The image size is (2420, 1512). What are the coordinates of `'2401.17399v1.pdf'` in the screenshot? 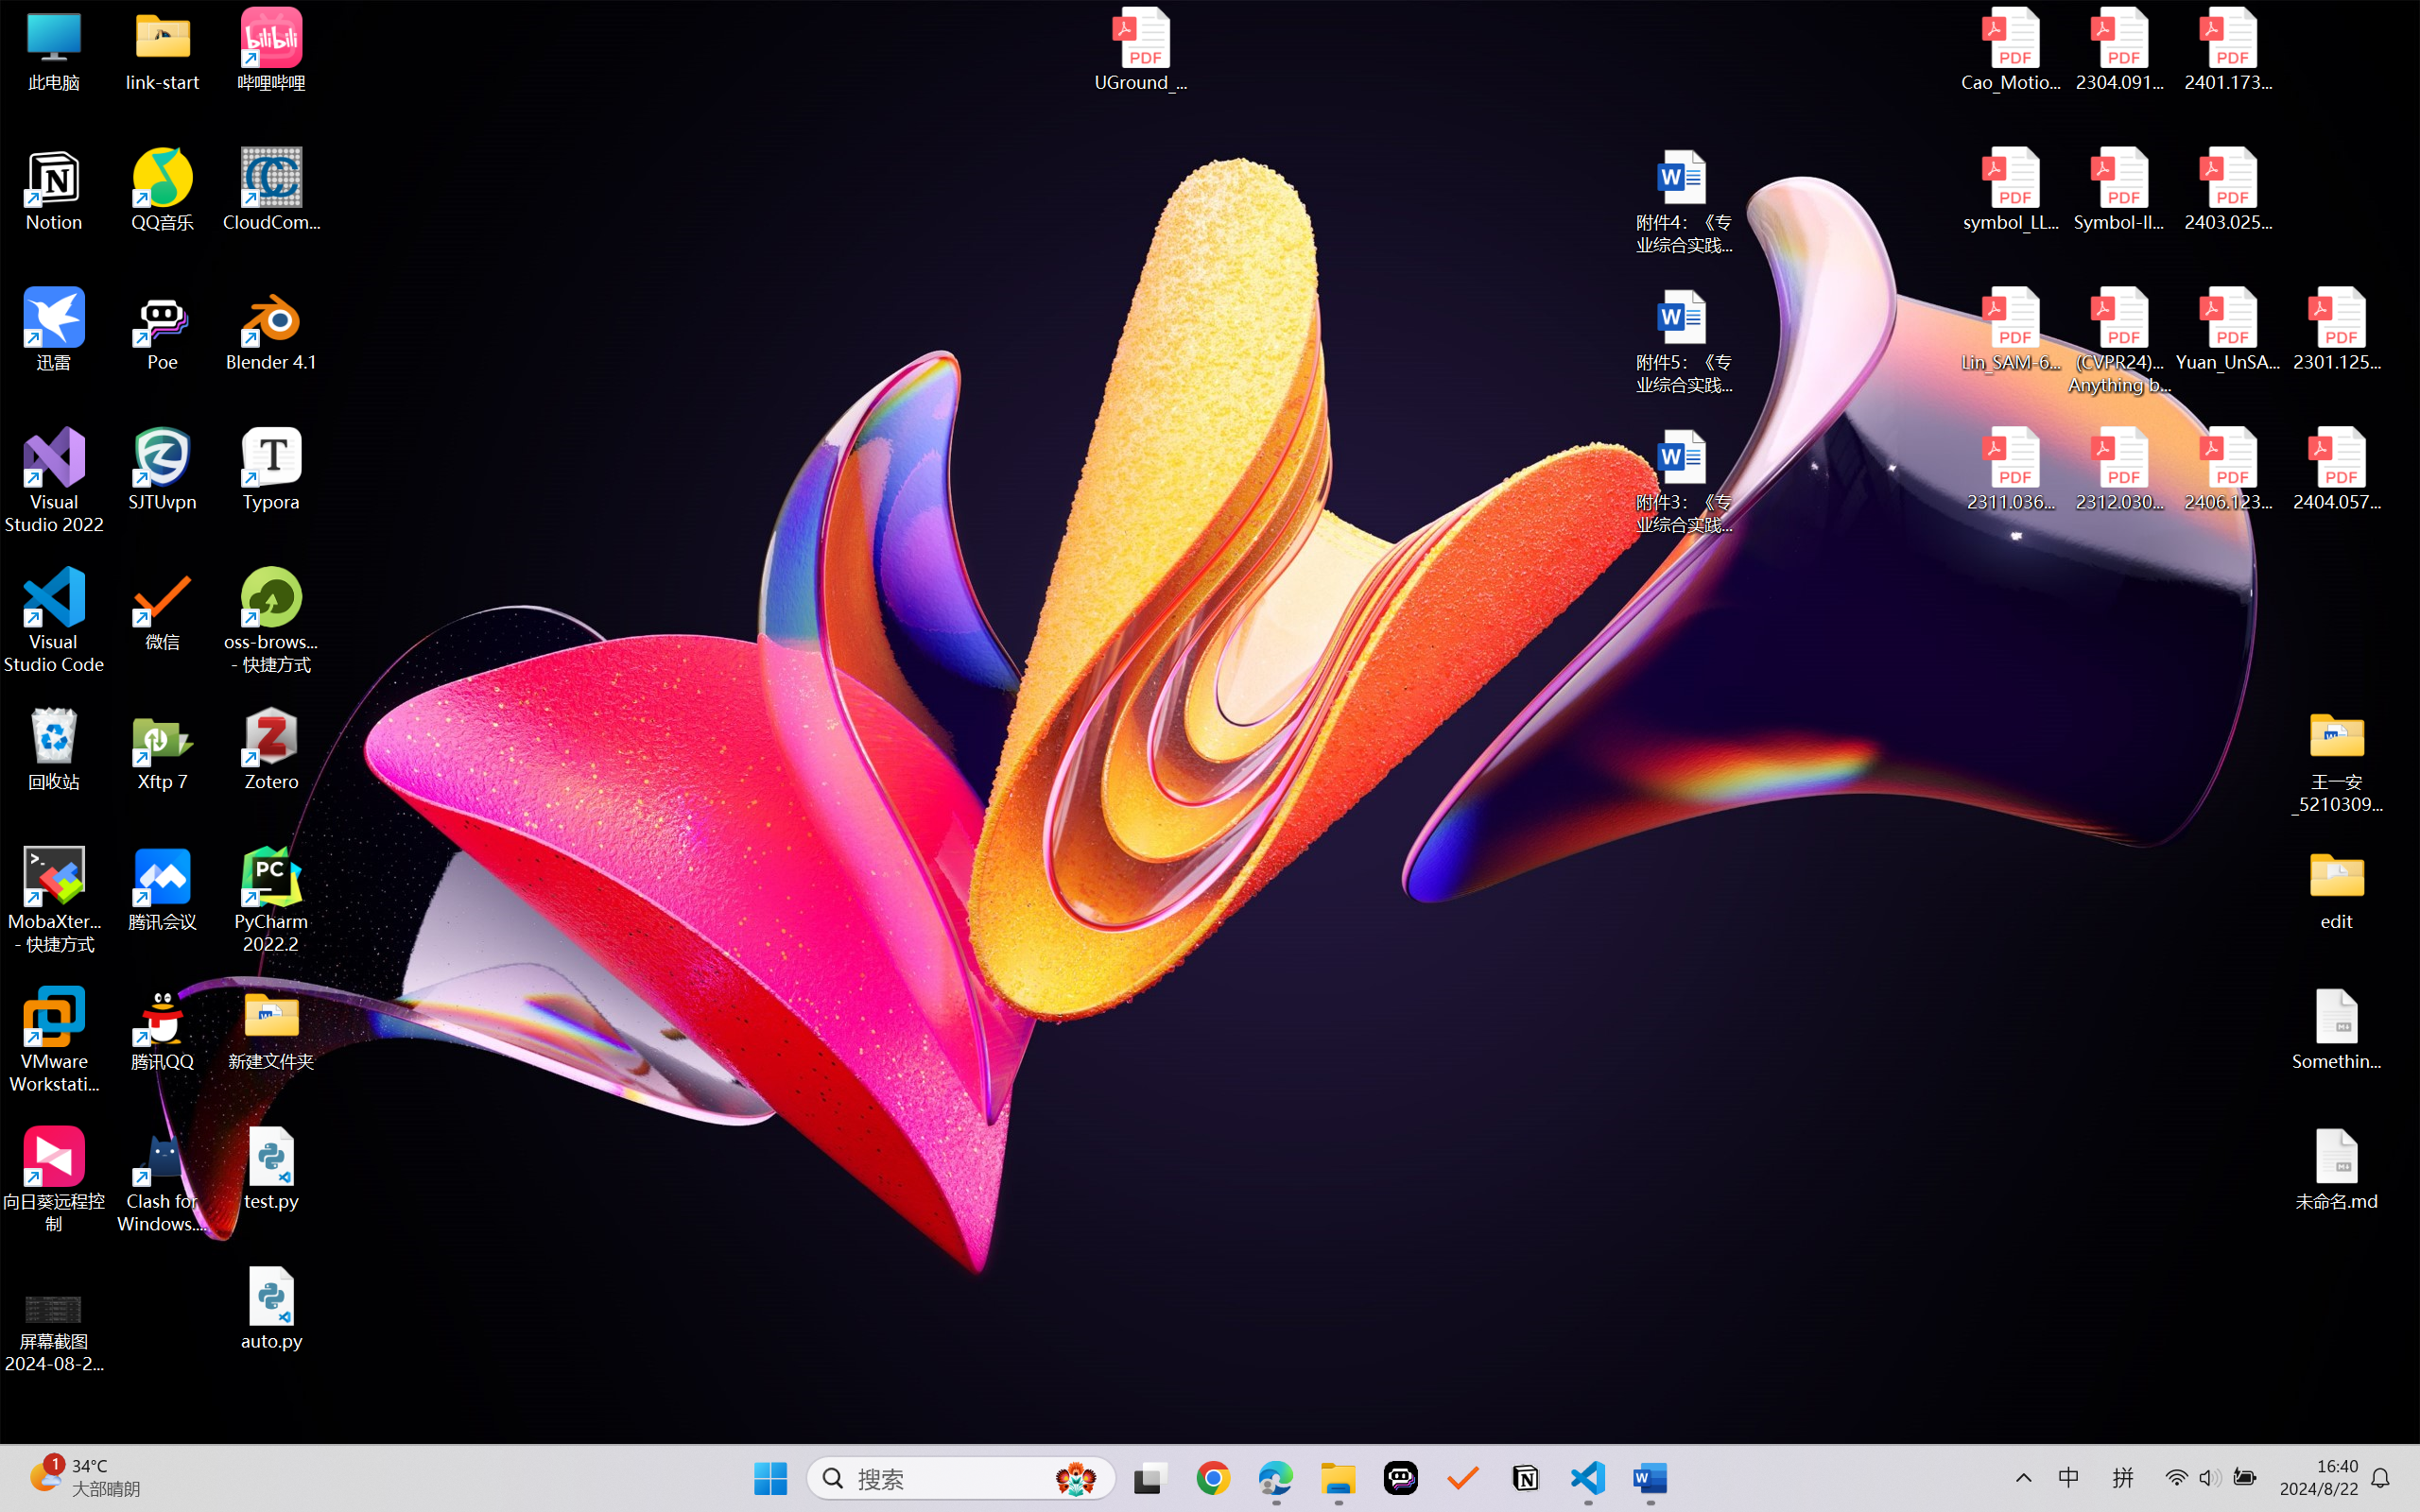 It's located at (2226, 49).